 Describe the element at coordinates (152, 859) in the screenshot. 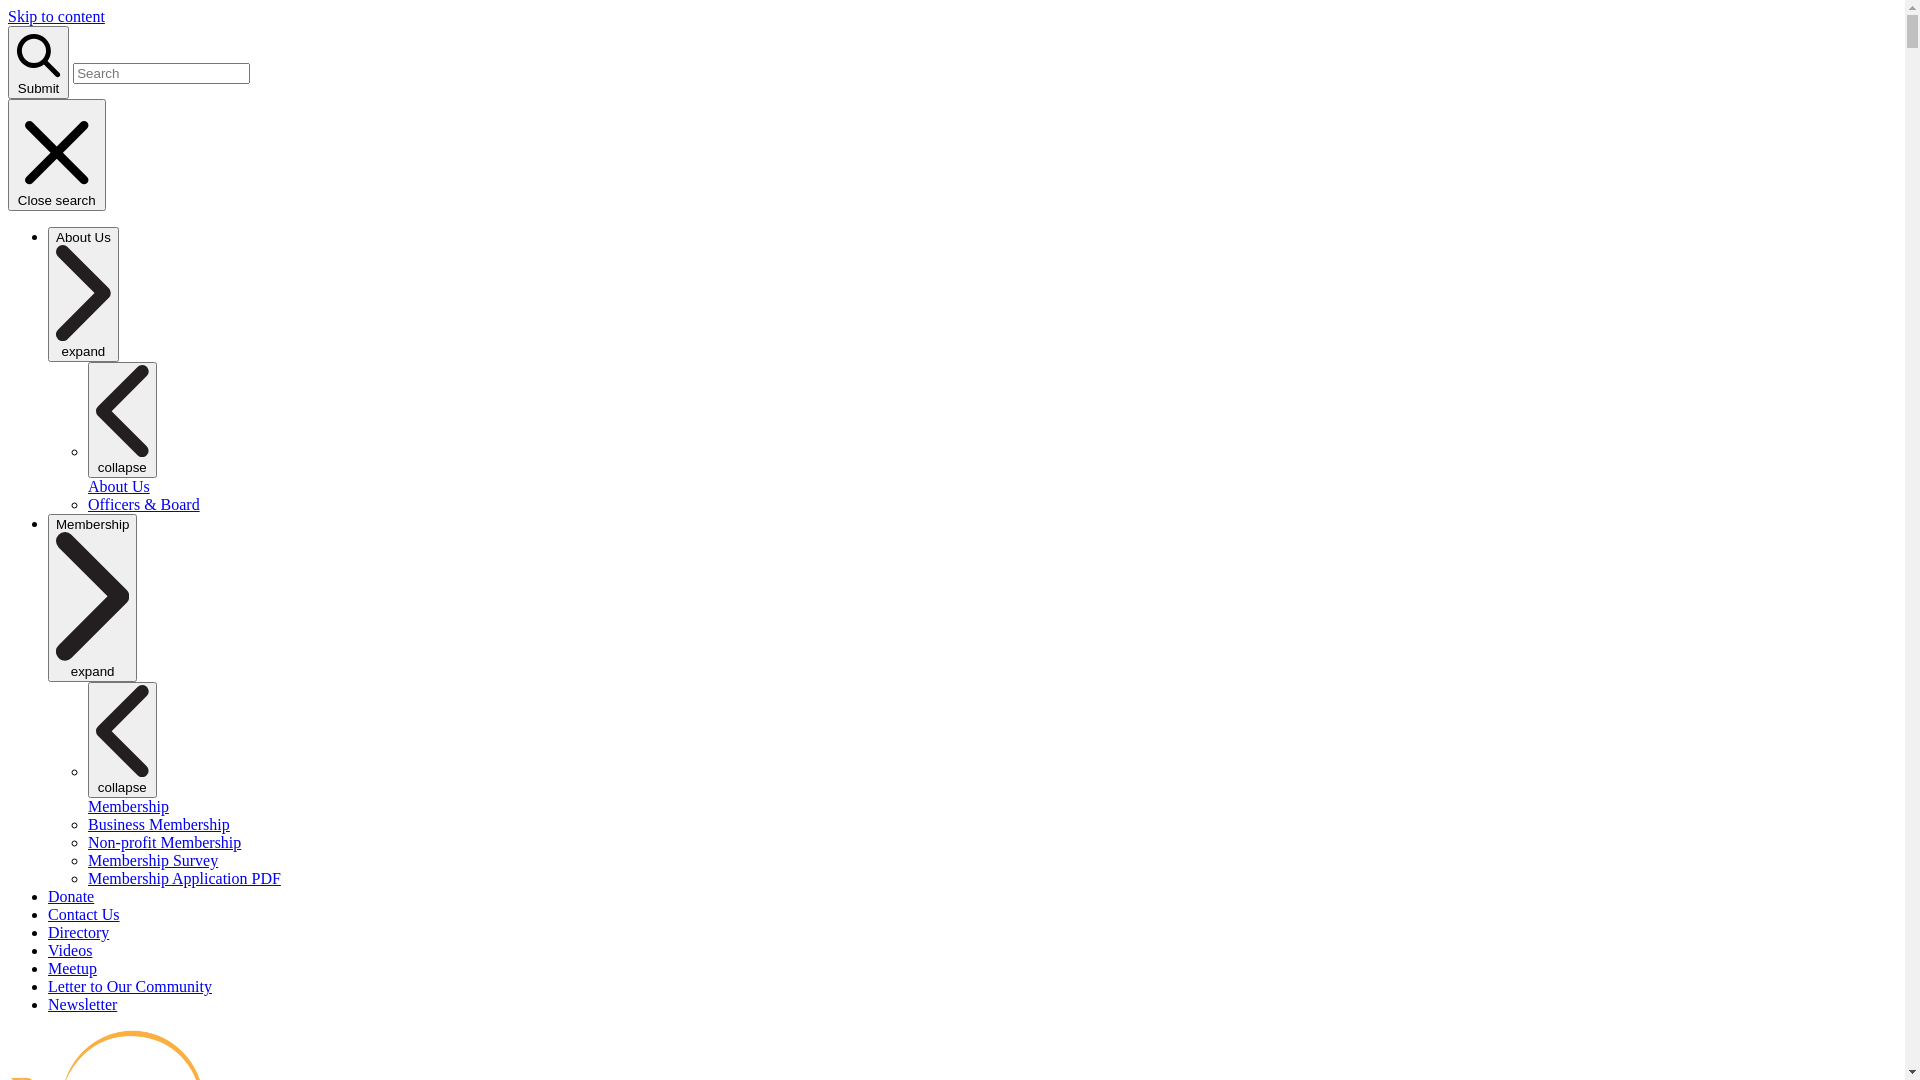

I see `'Membership Survey'` at that location.